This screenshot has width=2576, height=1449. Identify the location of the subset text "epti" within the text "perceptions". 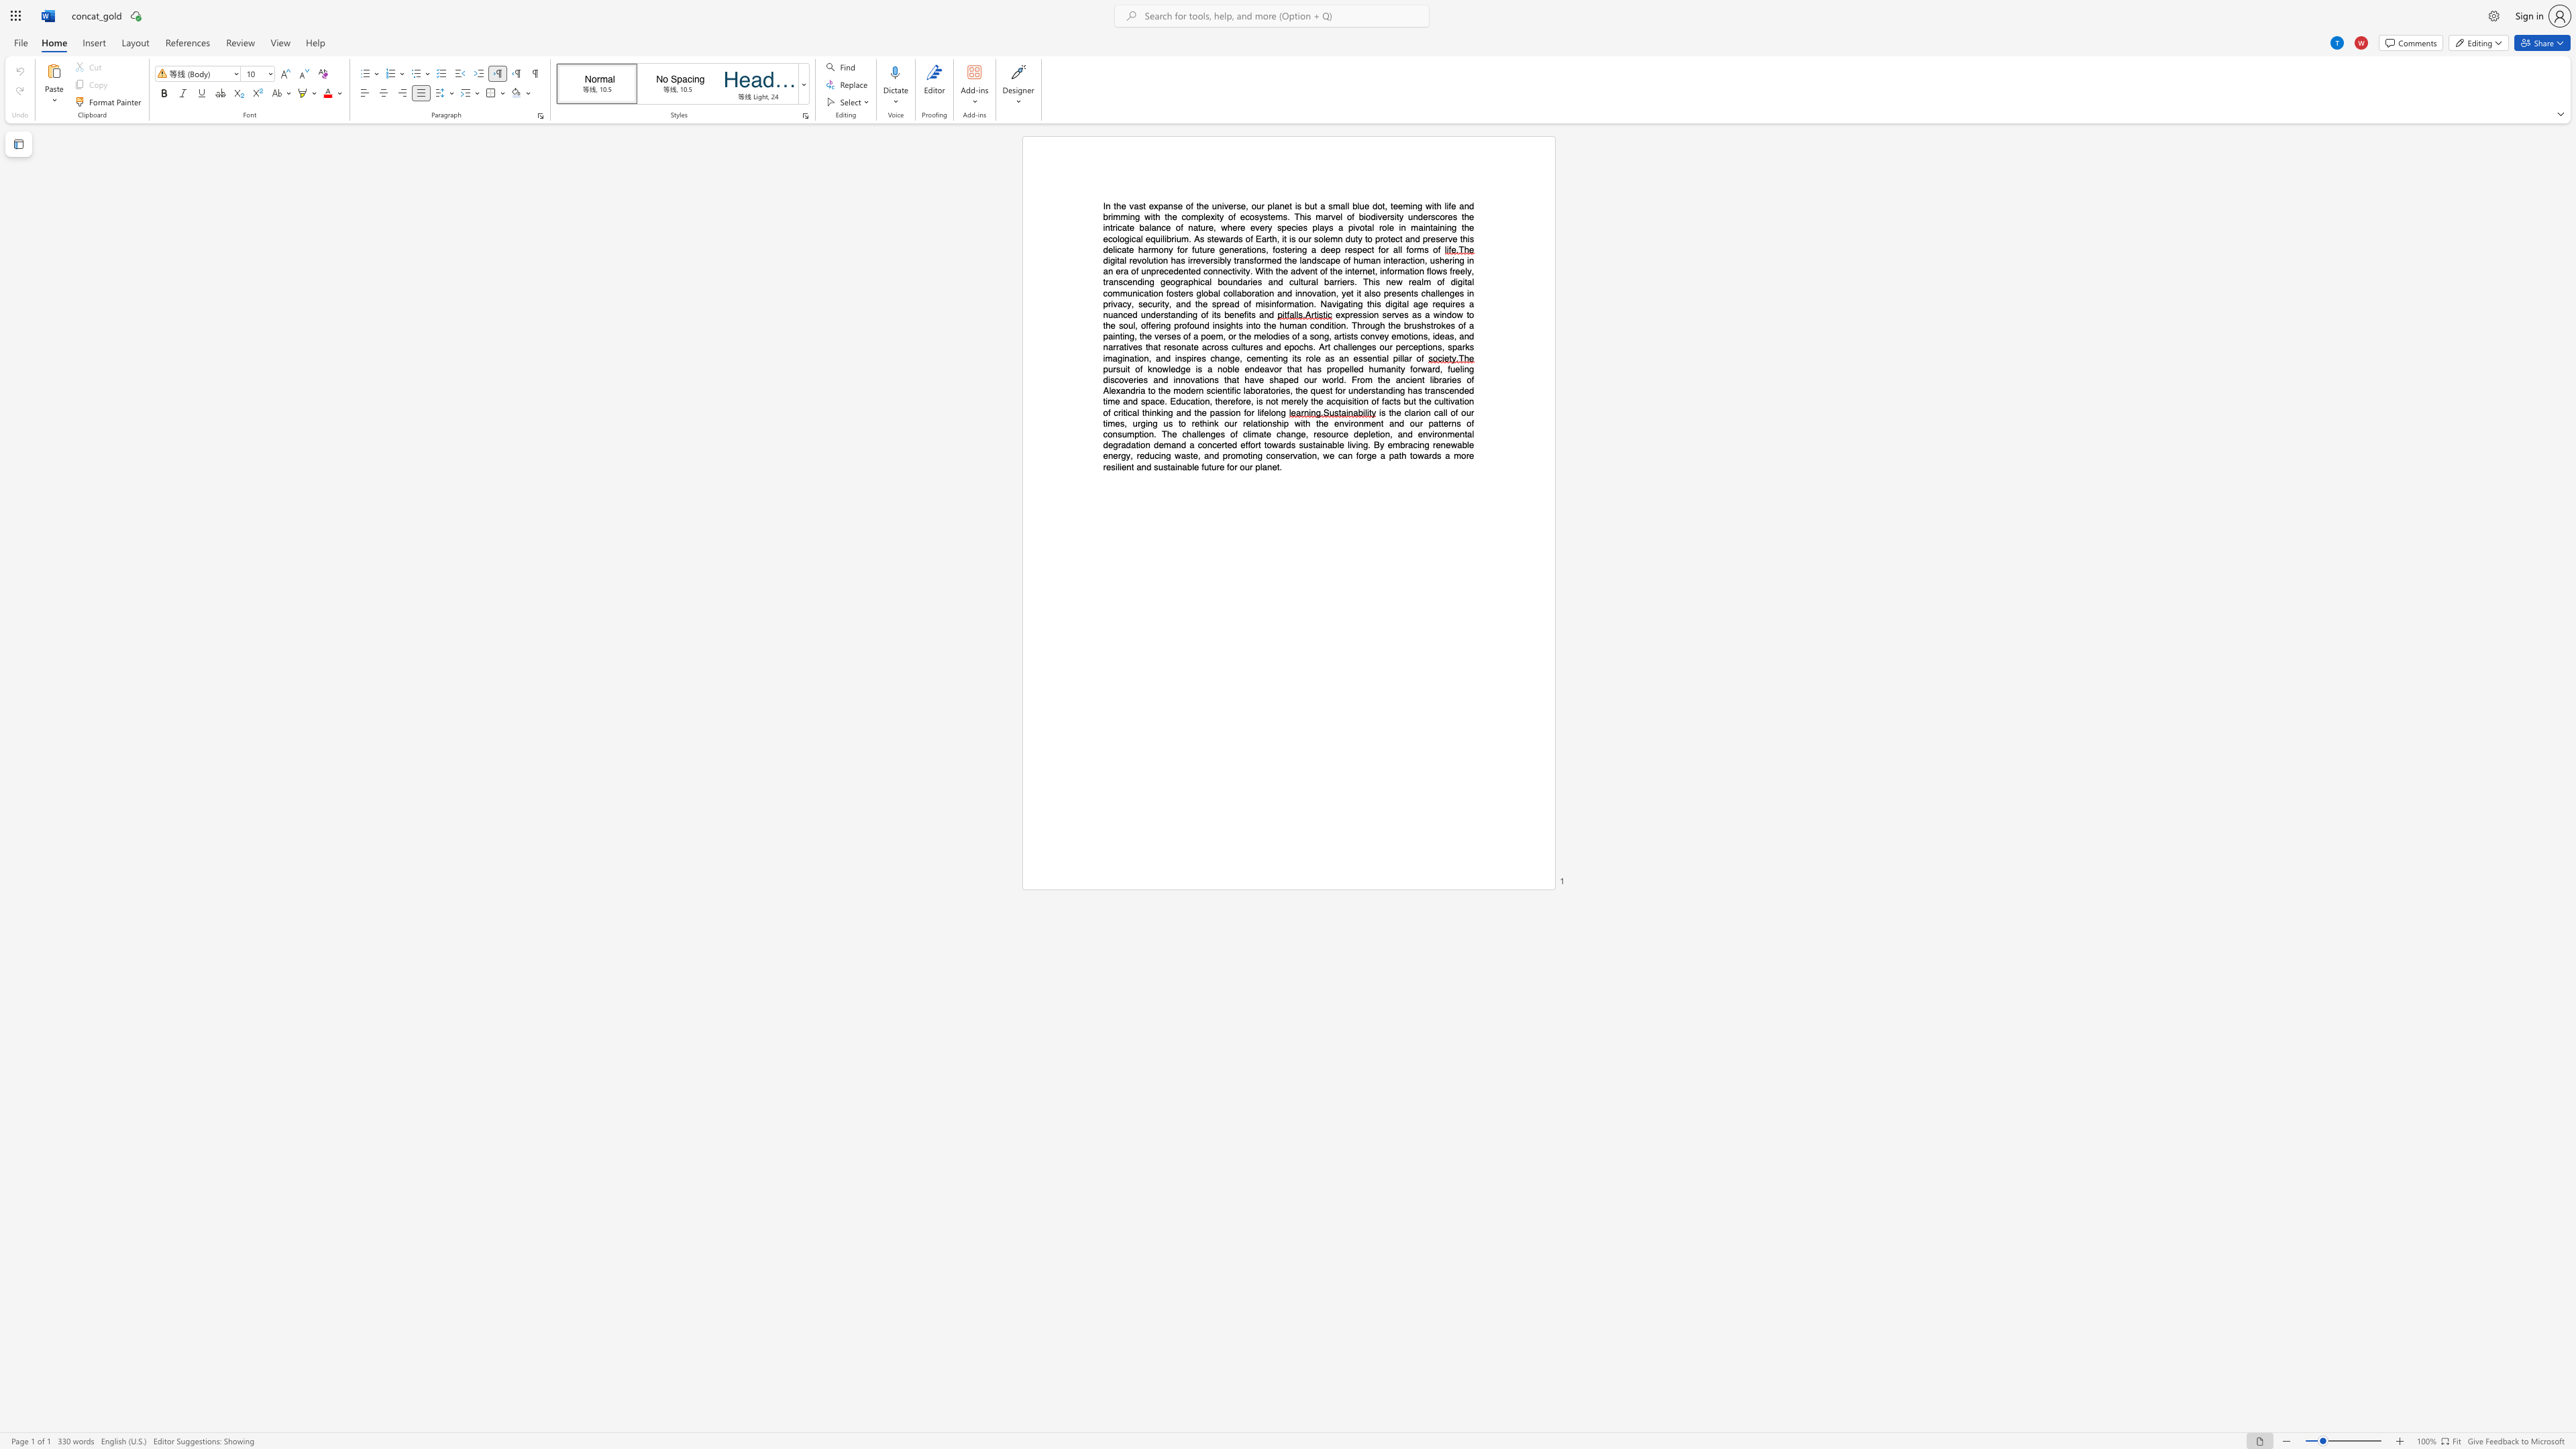
(1412, 346).